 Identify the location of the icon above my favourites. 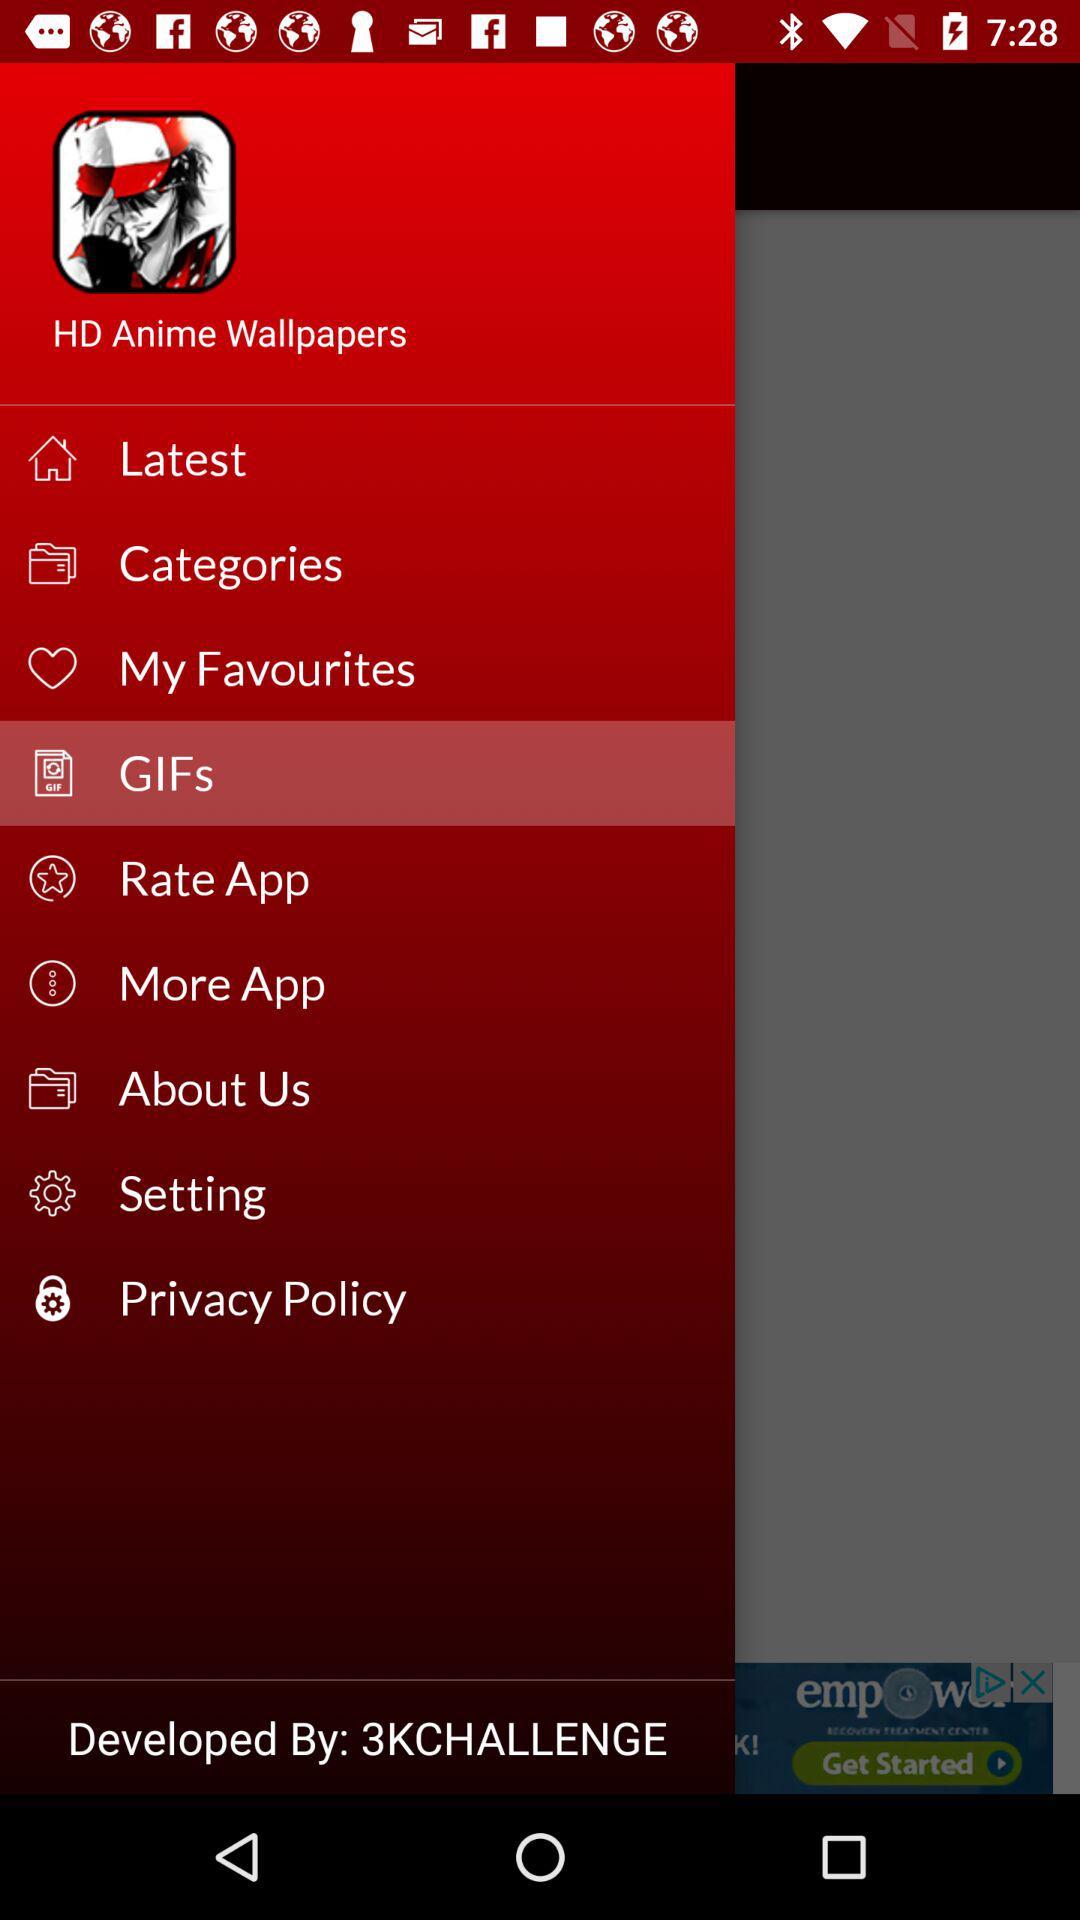
(412, 562).